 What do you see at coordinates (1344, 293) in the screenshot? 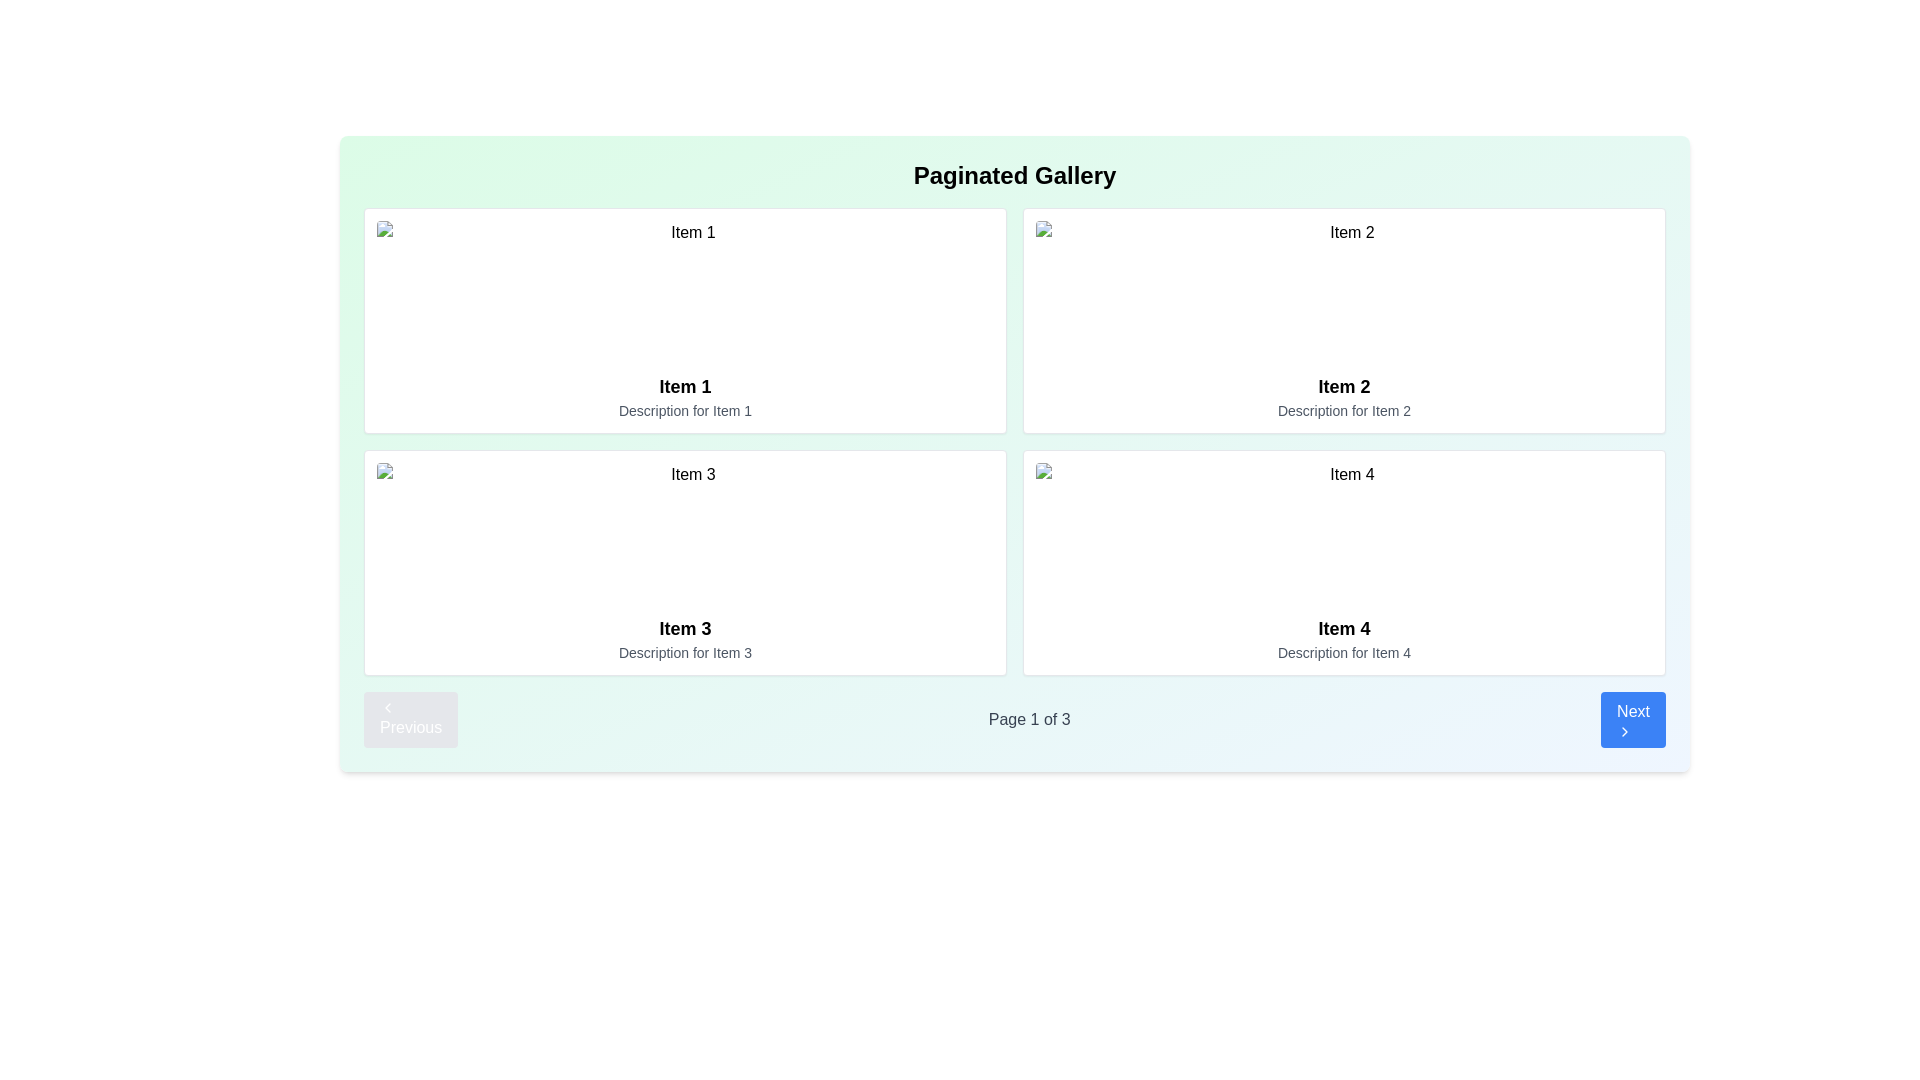
I see `the image representing 'Item 2', which is the top image in the second column of a two-row, two-column grid layout` at bounding box center [1344, 293].